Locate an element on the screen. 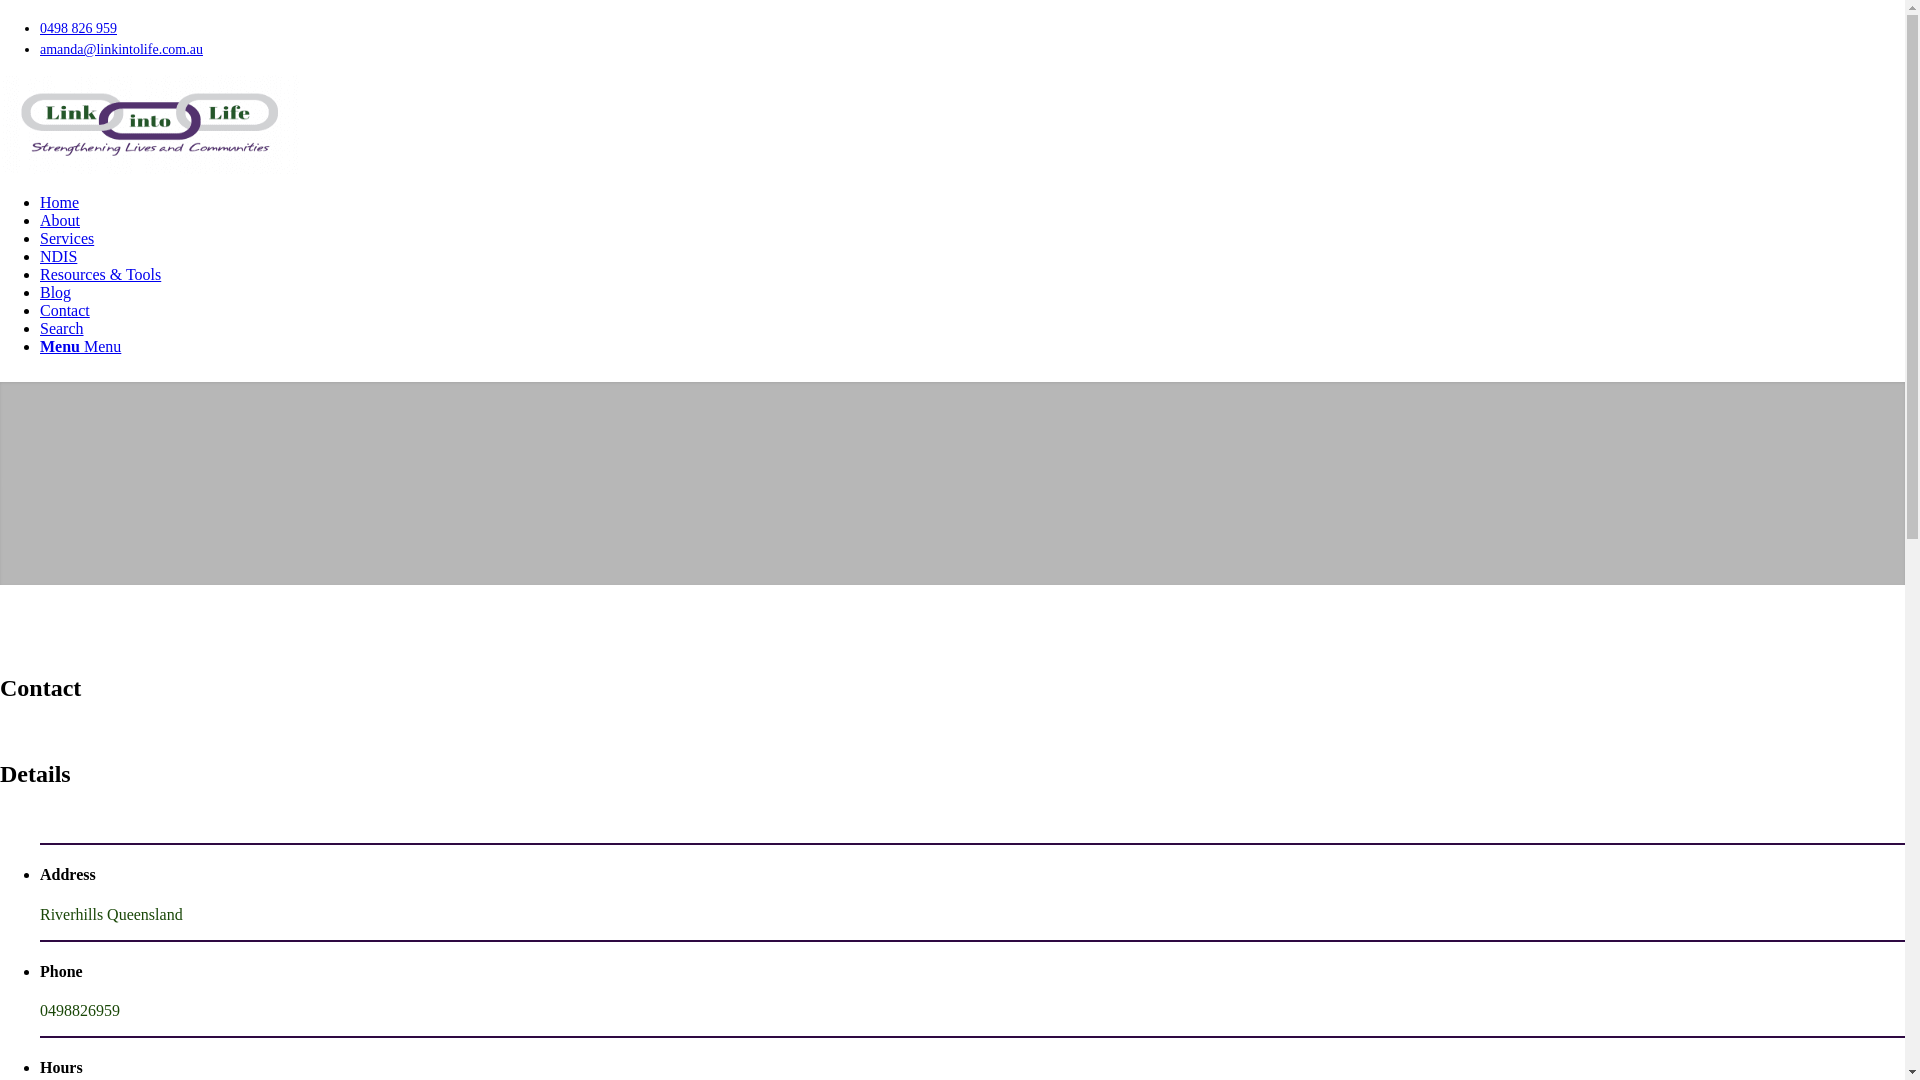 The image size is (1920, 1080). 'amanda@linkintolife.com.au' is located at coordinates (120, 48).